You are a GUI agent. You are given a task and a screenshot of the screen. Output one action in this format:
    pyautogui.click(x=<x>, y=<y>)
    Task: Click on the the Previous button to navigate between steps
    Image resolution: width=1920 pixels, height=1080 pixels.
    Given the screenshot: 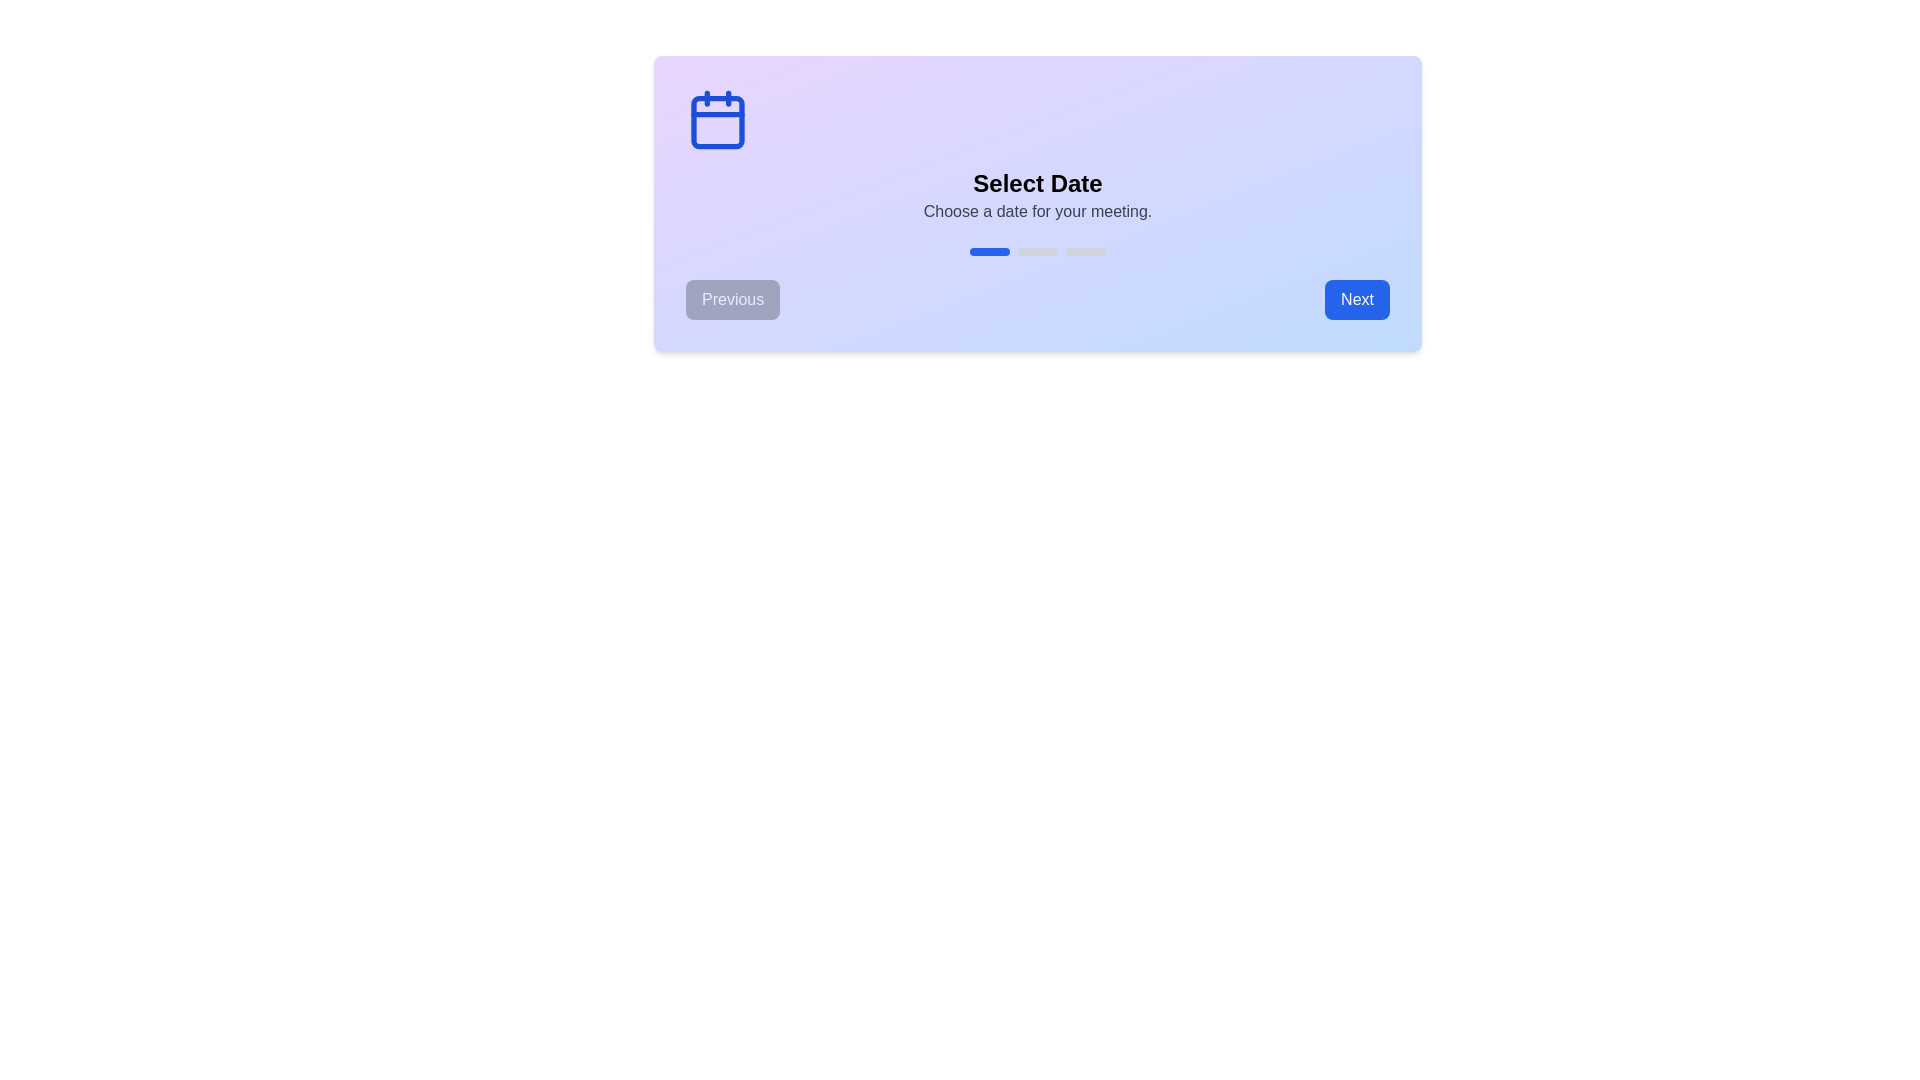 What is the action you would take?
    pyautogui.click(x=732, y=300)
    